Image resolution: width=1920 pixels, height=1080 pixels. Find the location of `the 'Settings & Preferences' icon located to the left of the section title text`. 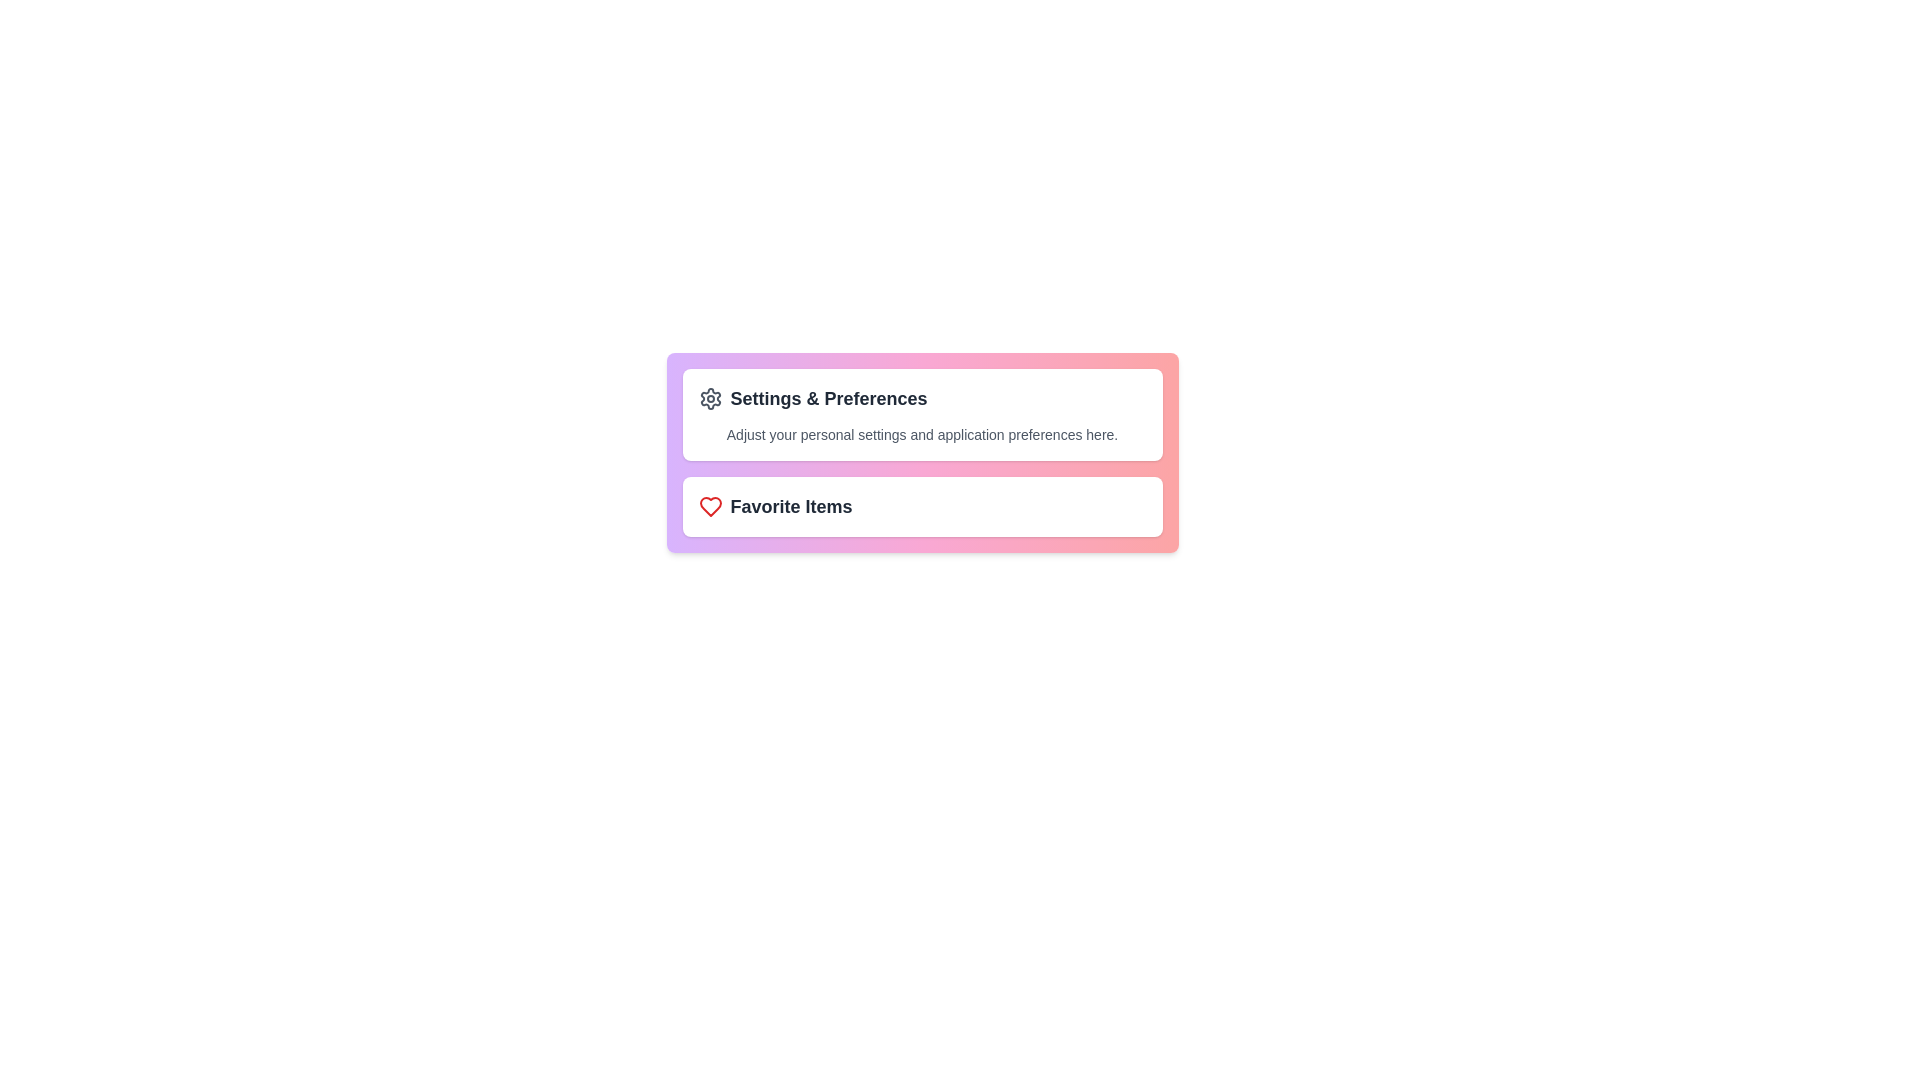

the 'Settings & Preferences' icon located to the left of the section title text is located at coordinates (710, 398).